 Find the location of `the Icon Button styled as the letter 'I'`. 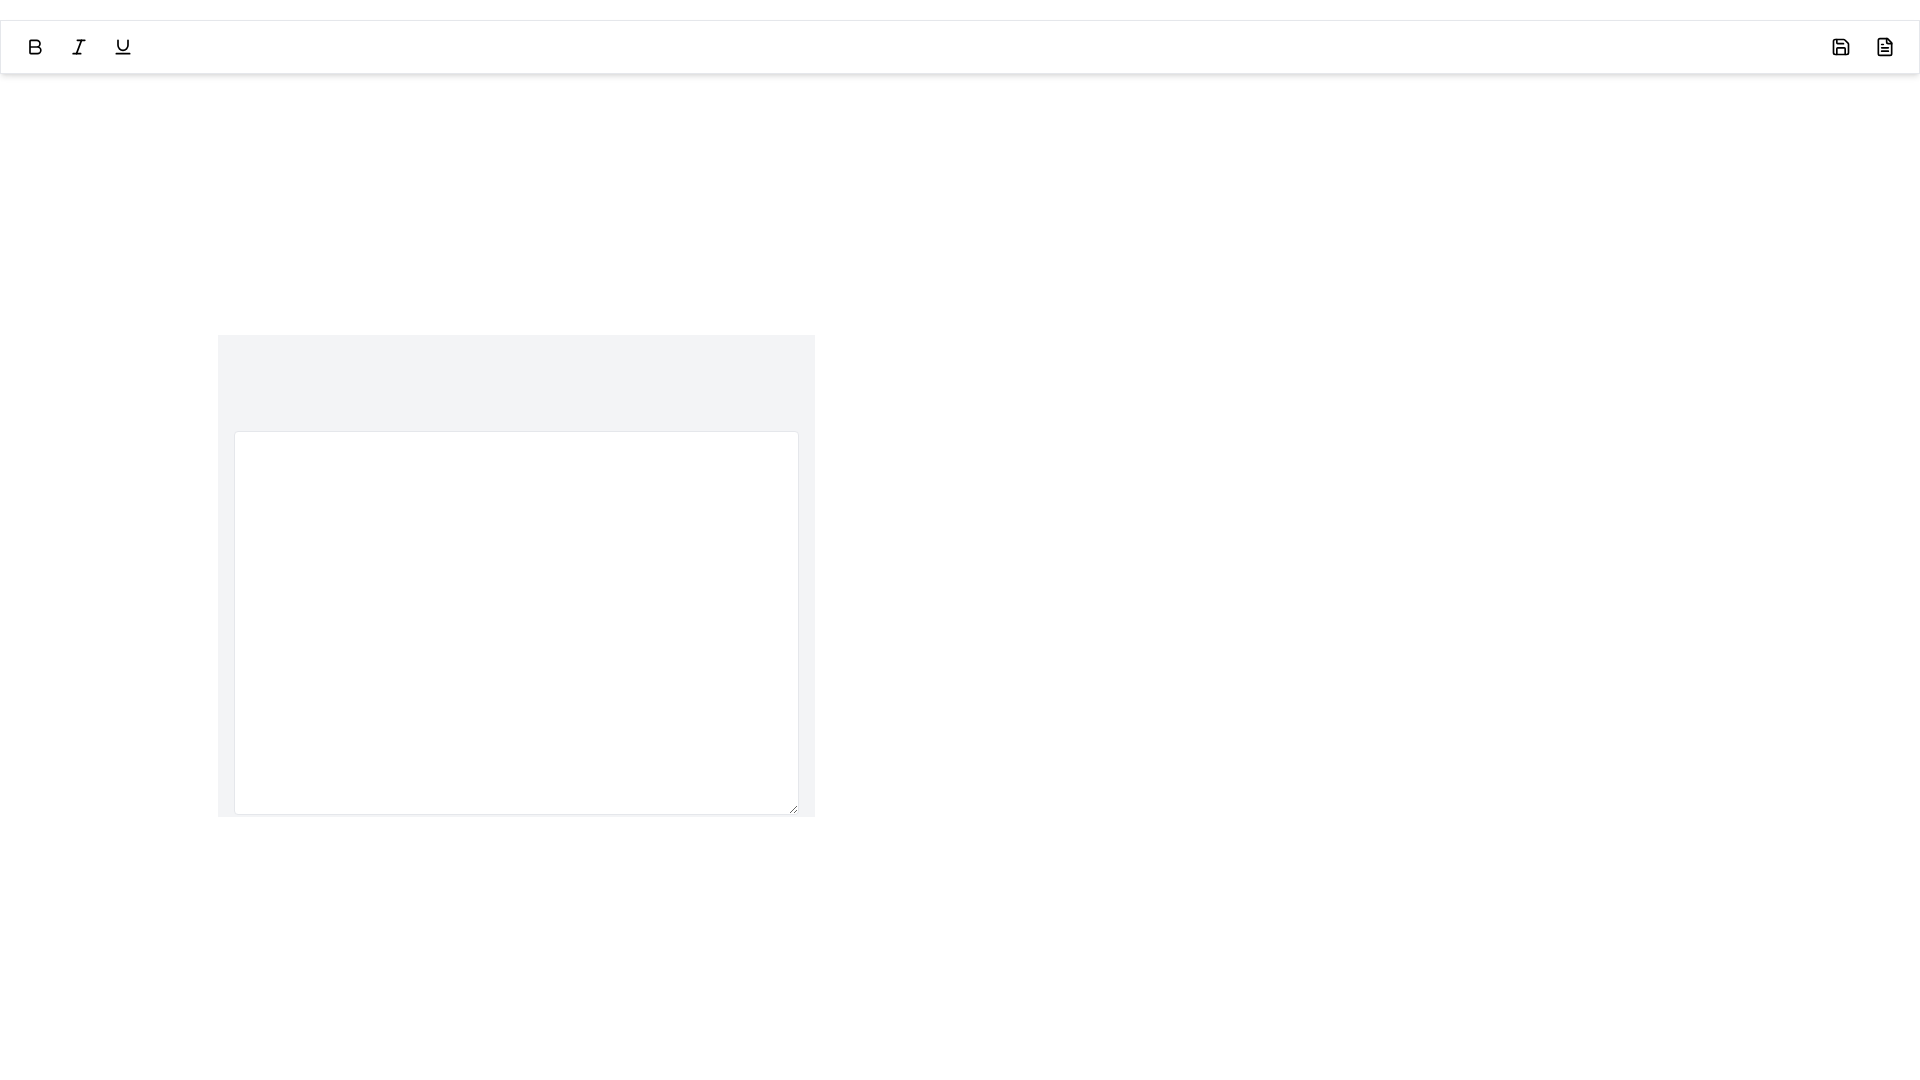

the Icon Button styled as the letter 'I' is located at coordinates (78, 45).